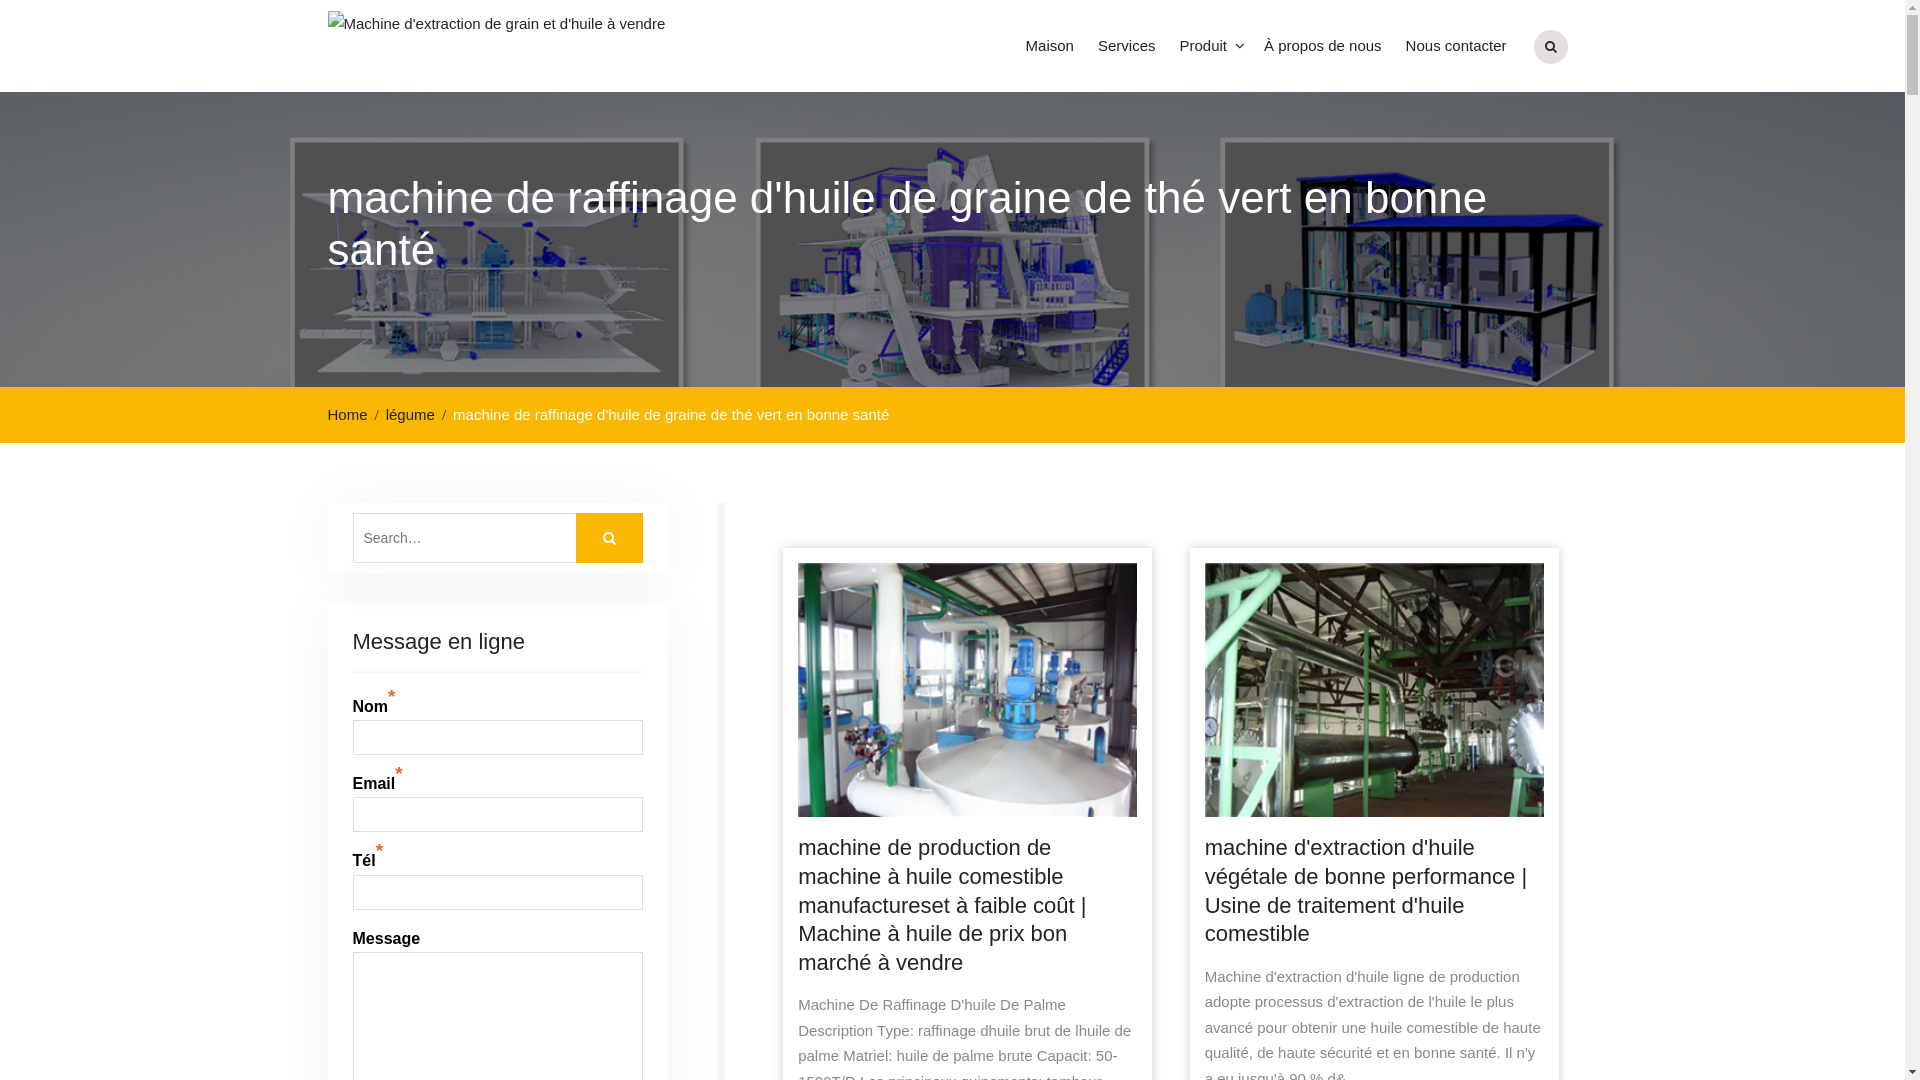 Image resolution: width=1920 pixels, height=1080 pixels. What do you see at coordinates (1049, 45) in the screenshot?
I see `'Maison'` at bounding box center [1049, 45].